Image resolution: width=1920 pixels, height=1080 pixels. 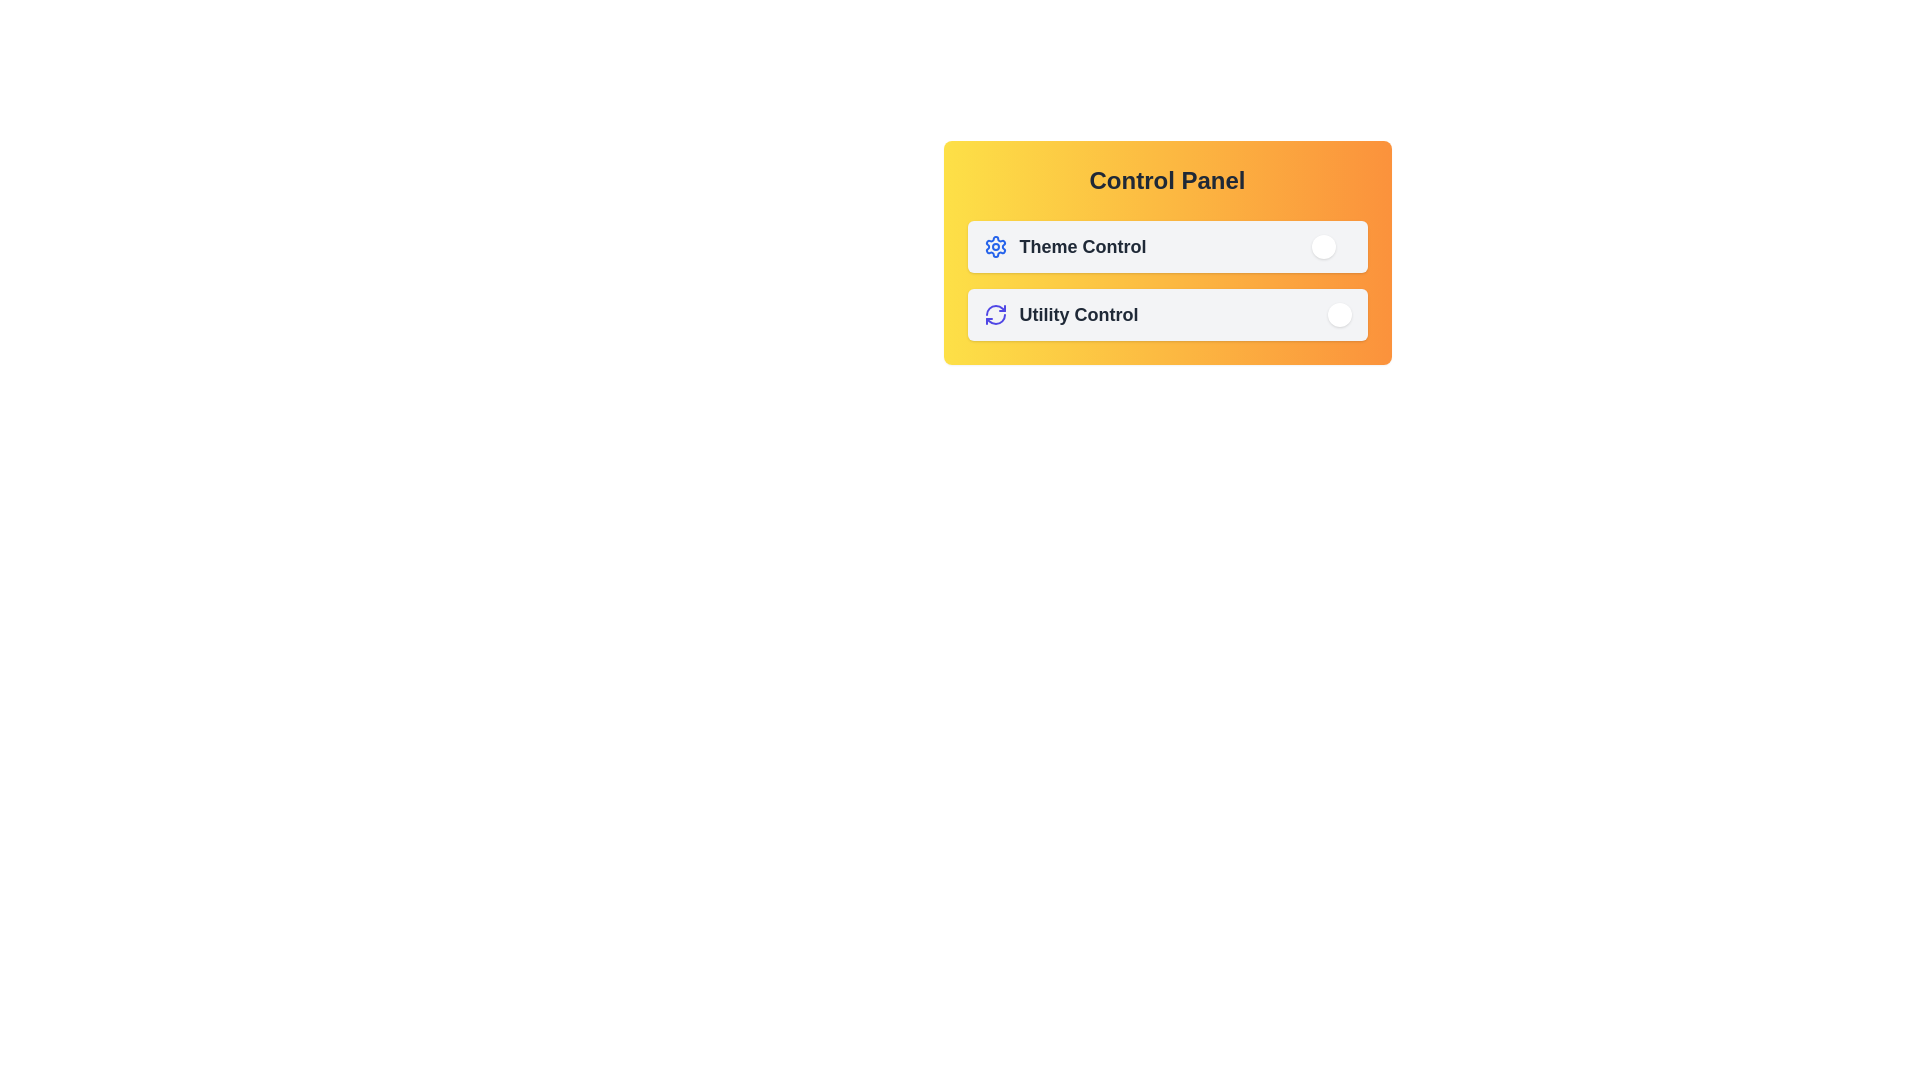 I want to click on the bold text label displaying 'Utility Control', so click(x=1078, y=315).